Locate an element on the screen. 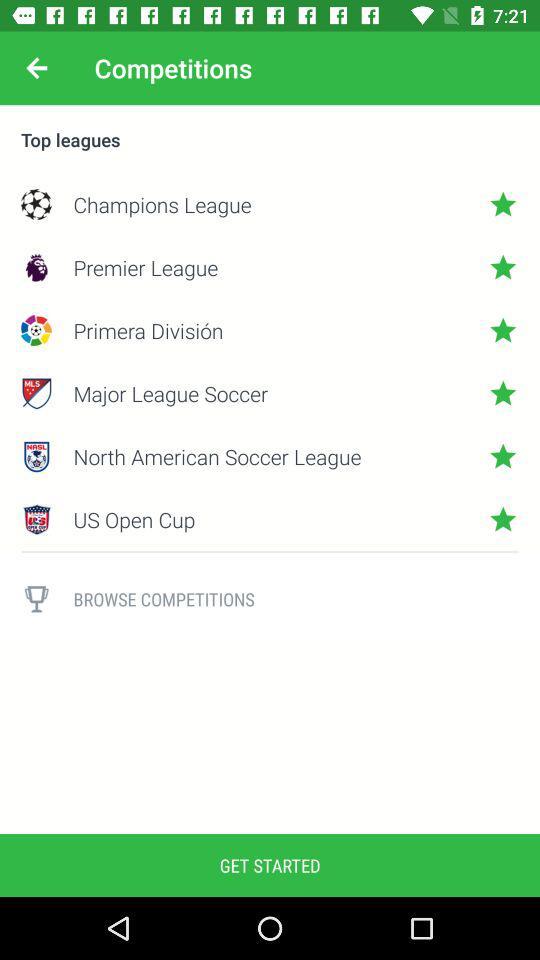 Image resolution: width=540 pixels, height=960 pixels. the item below the north american soccer item is located at coordinates (270, 518).